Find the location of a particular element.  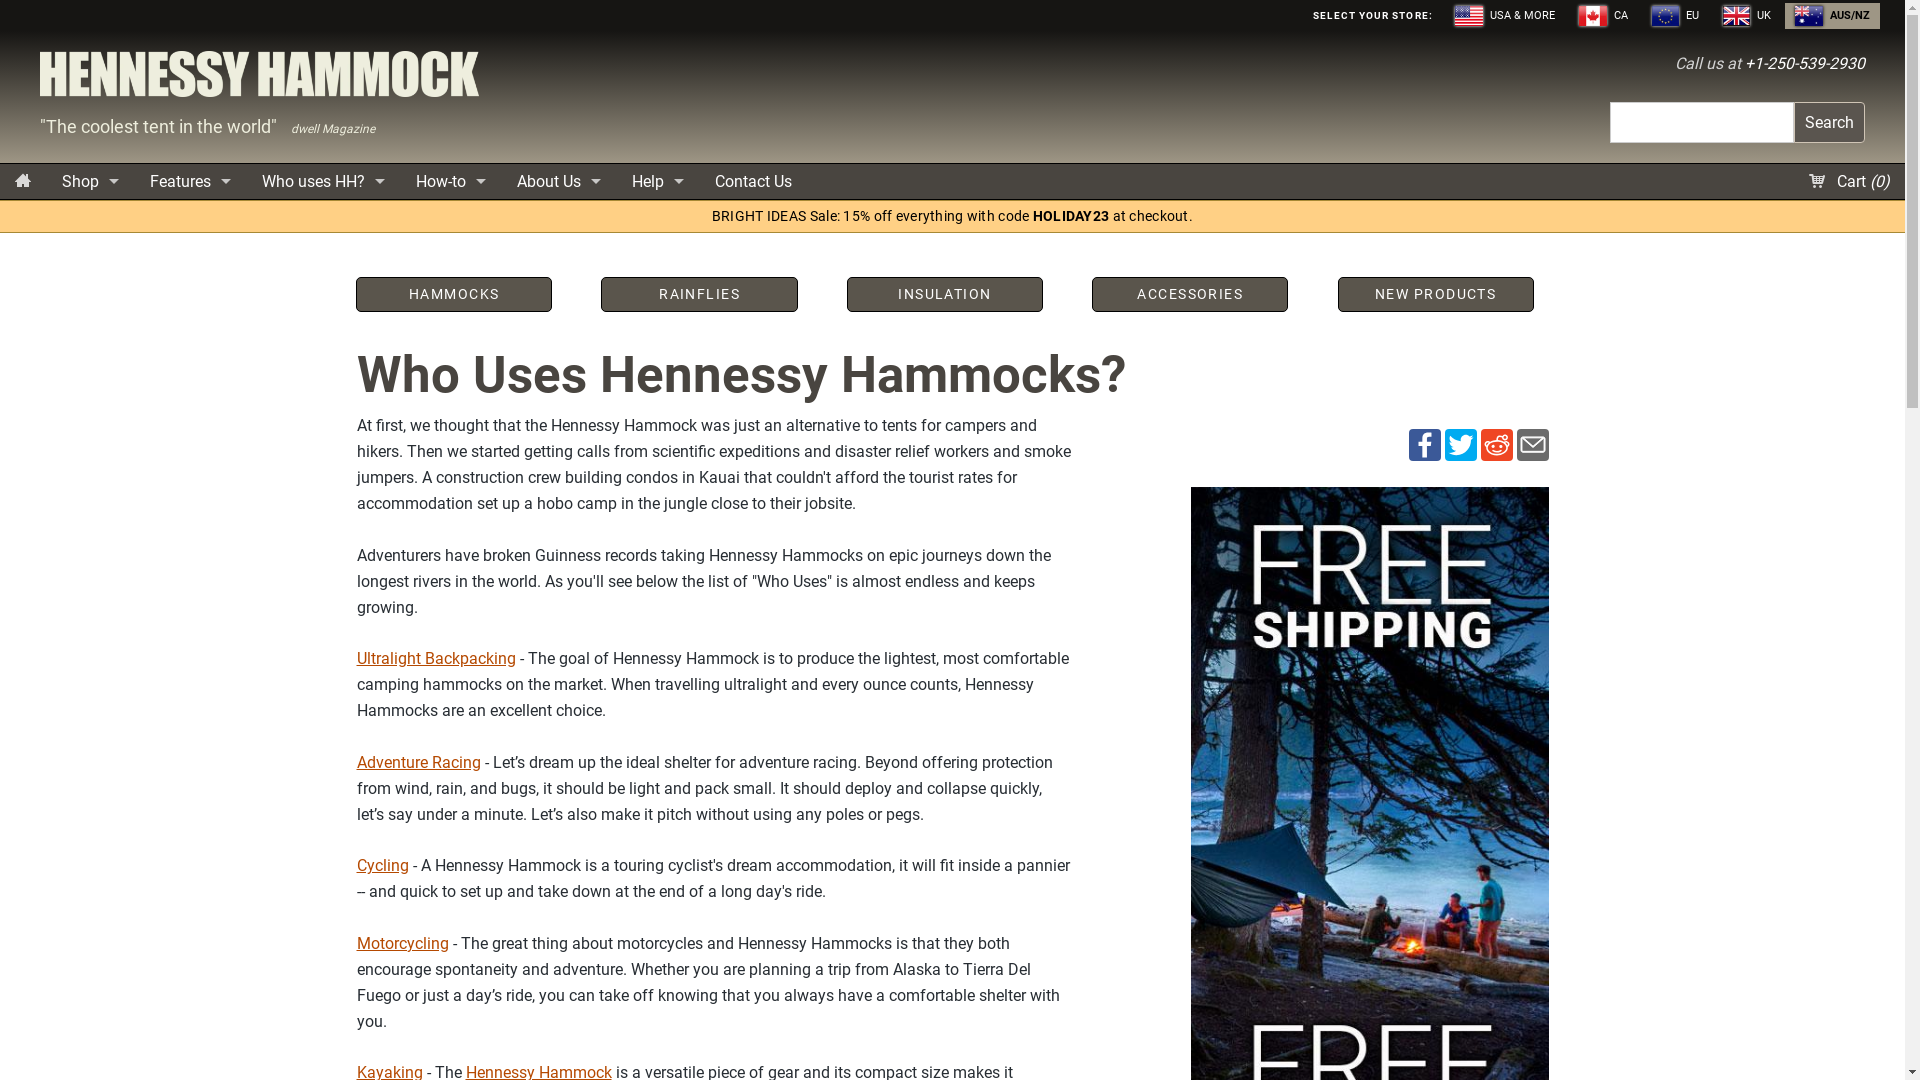

'ACCESSORIES' is located at coordinates (1190, 294).